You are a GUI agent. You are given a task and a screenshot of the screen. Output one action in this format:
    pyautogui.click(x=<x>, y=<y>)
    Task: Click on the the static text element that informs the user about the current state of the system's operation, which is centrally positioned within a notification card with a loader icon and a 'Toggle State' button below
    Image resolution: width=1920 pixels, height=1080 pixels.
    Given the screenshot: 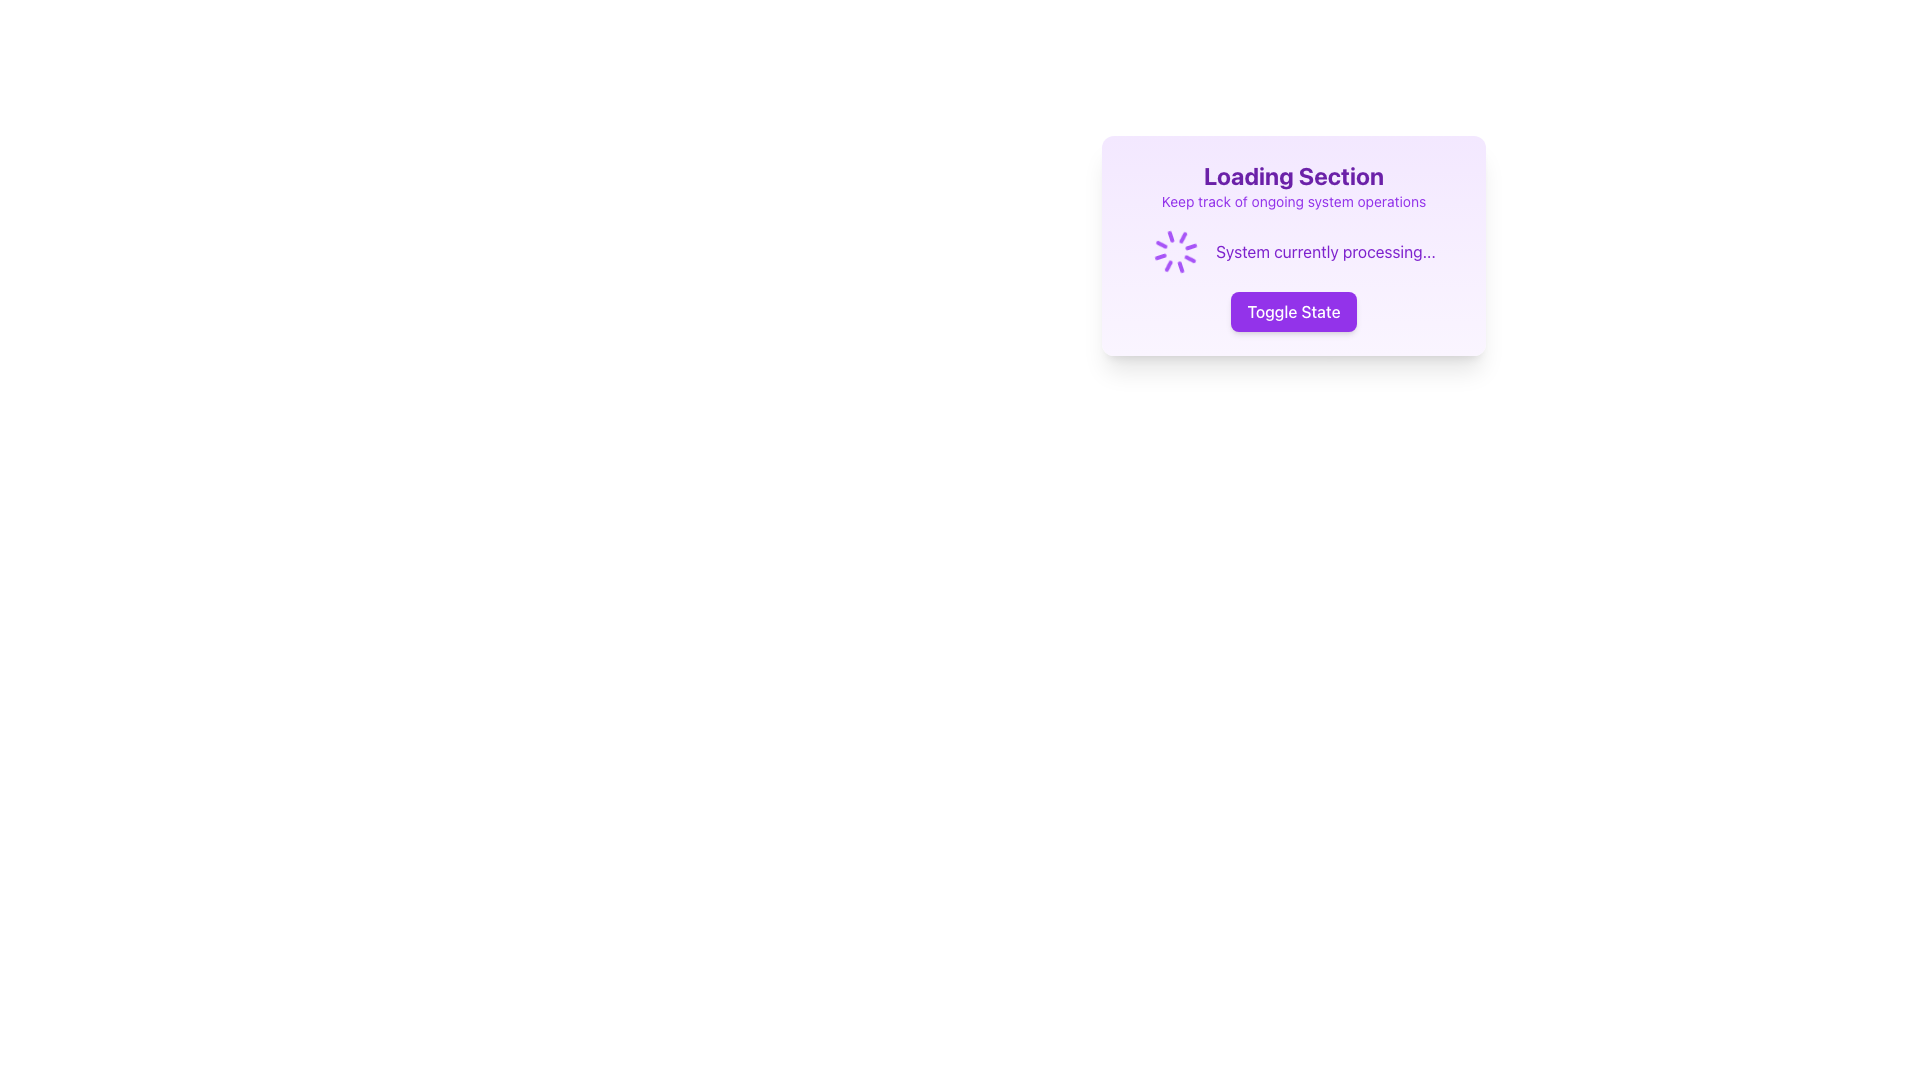 What is the action you would take?
    pyautogui.click(x=1325, y=250)
    